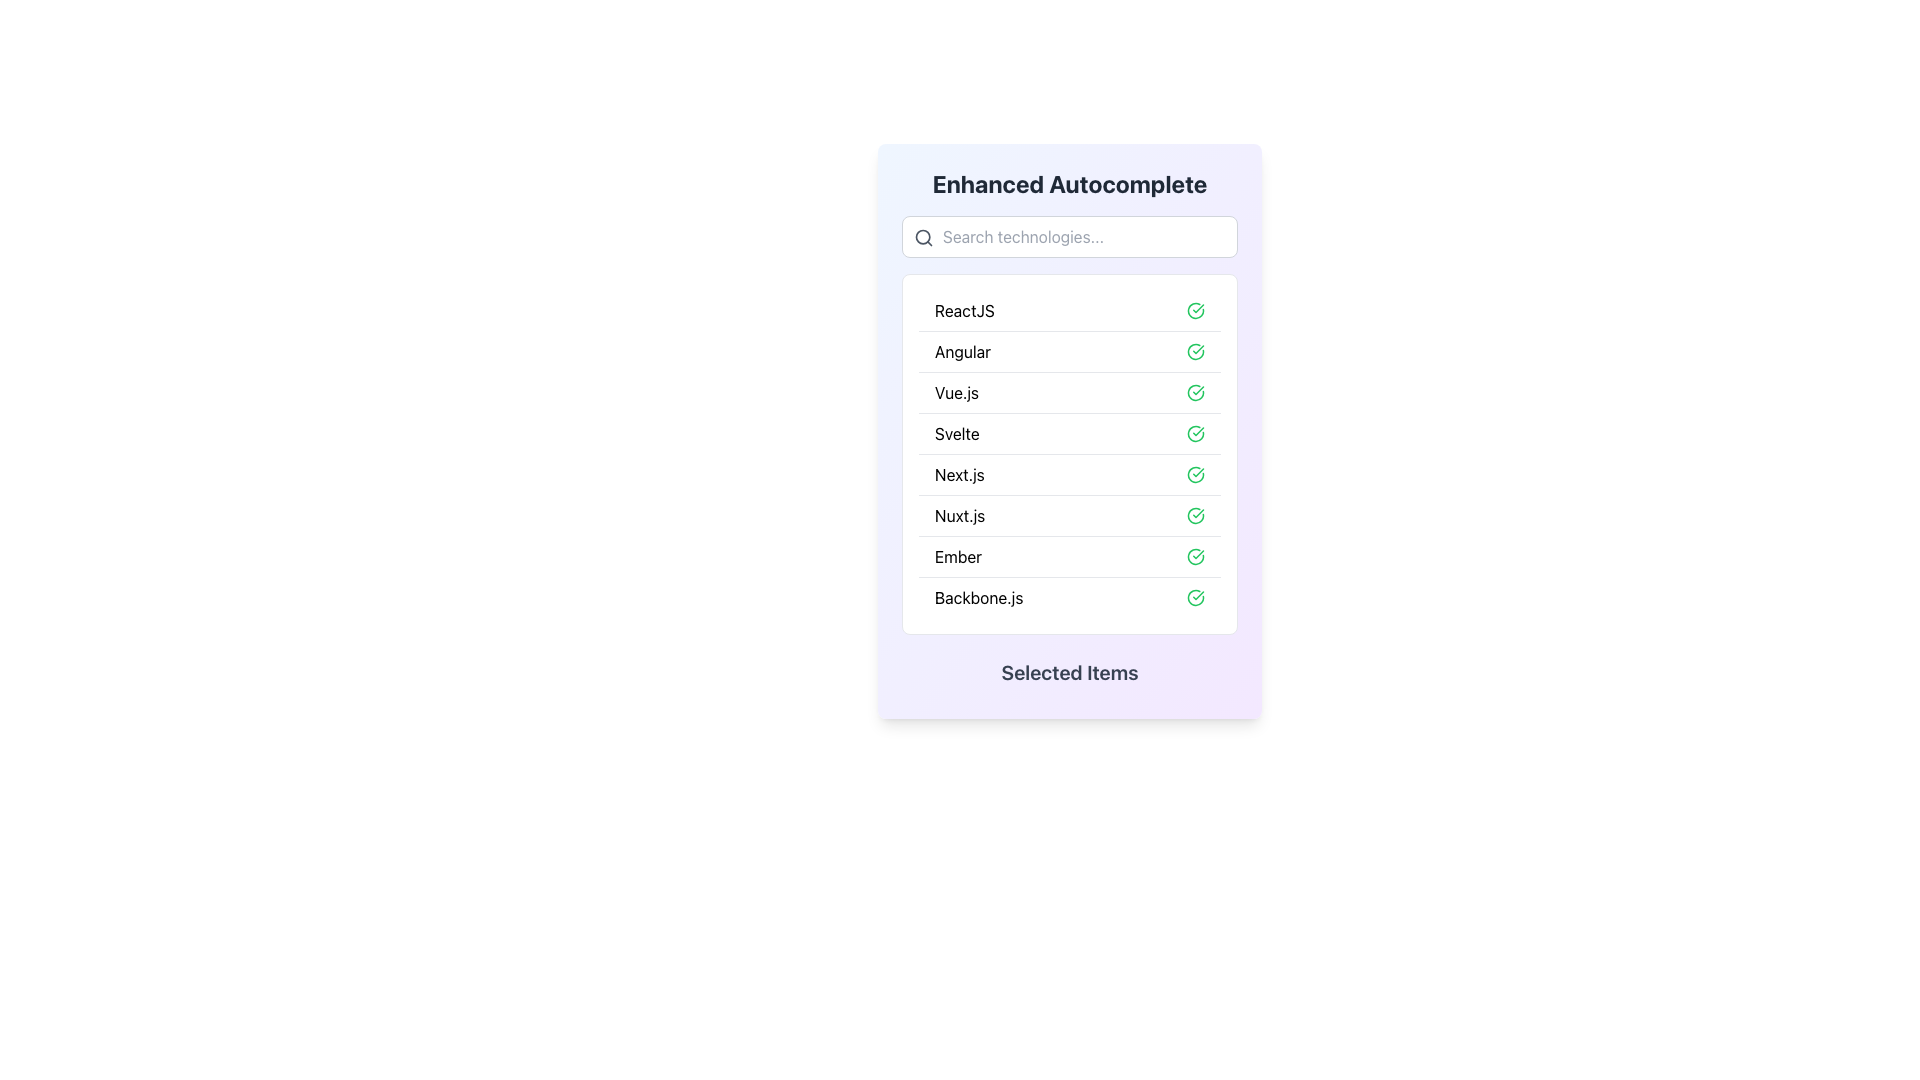 The width and height of the screenshot is (1920, 1080). I want to click on the first List Item displaying the text 'ReactJS' for keyboard interaction, so click(1069, 311).